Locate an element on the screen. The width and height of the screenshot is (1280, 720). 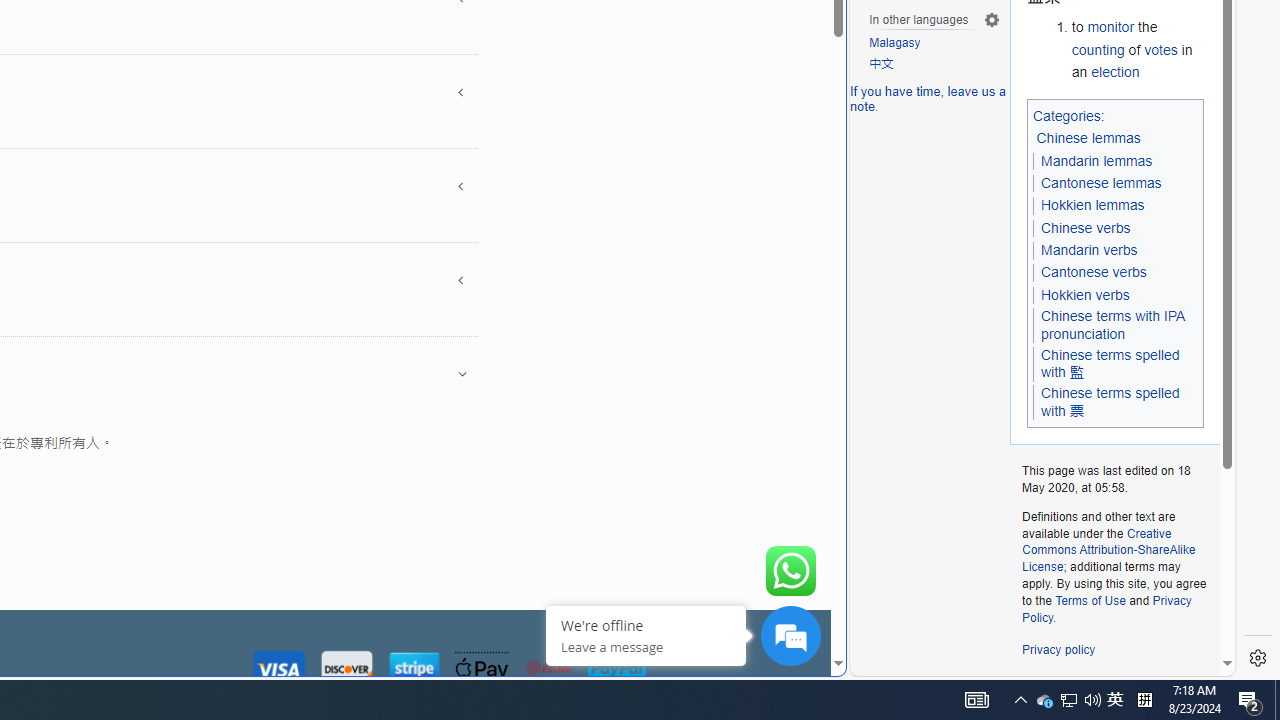
'counting' is located at coordinates (1097, 48).